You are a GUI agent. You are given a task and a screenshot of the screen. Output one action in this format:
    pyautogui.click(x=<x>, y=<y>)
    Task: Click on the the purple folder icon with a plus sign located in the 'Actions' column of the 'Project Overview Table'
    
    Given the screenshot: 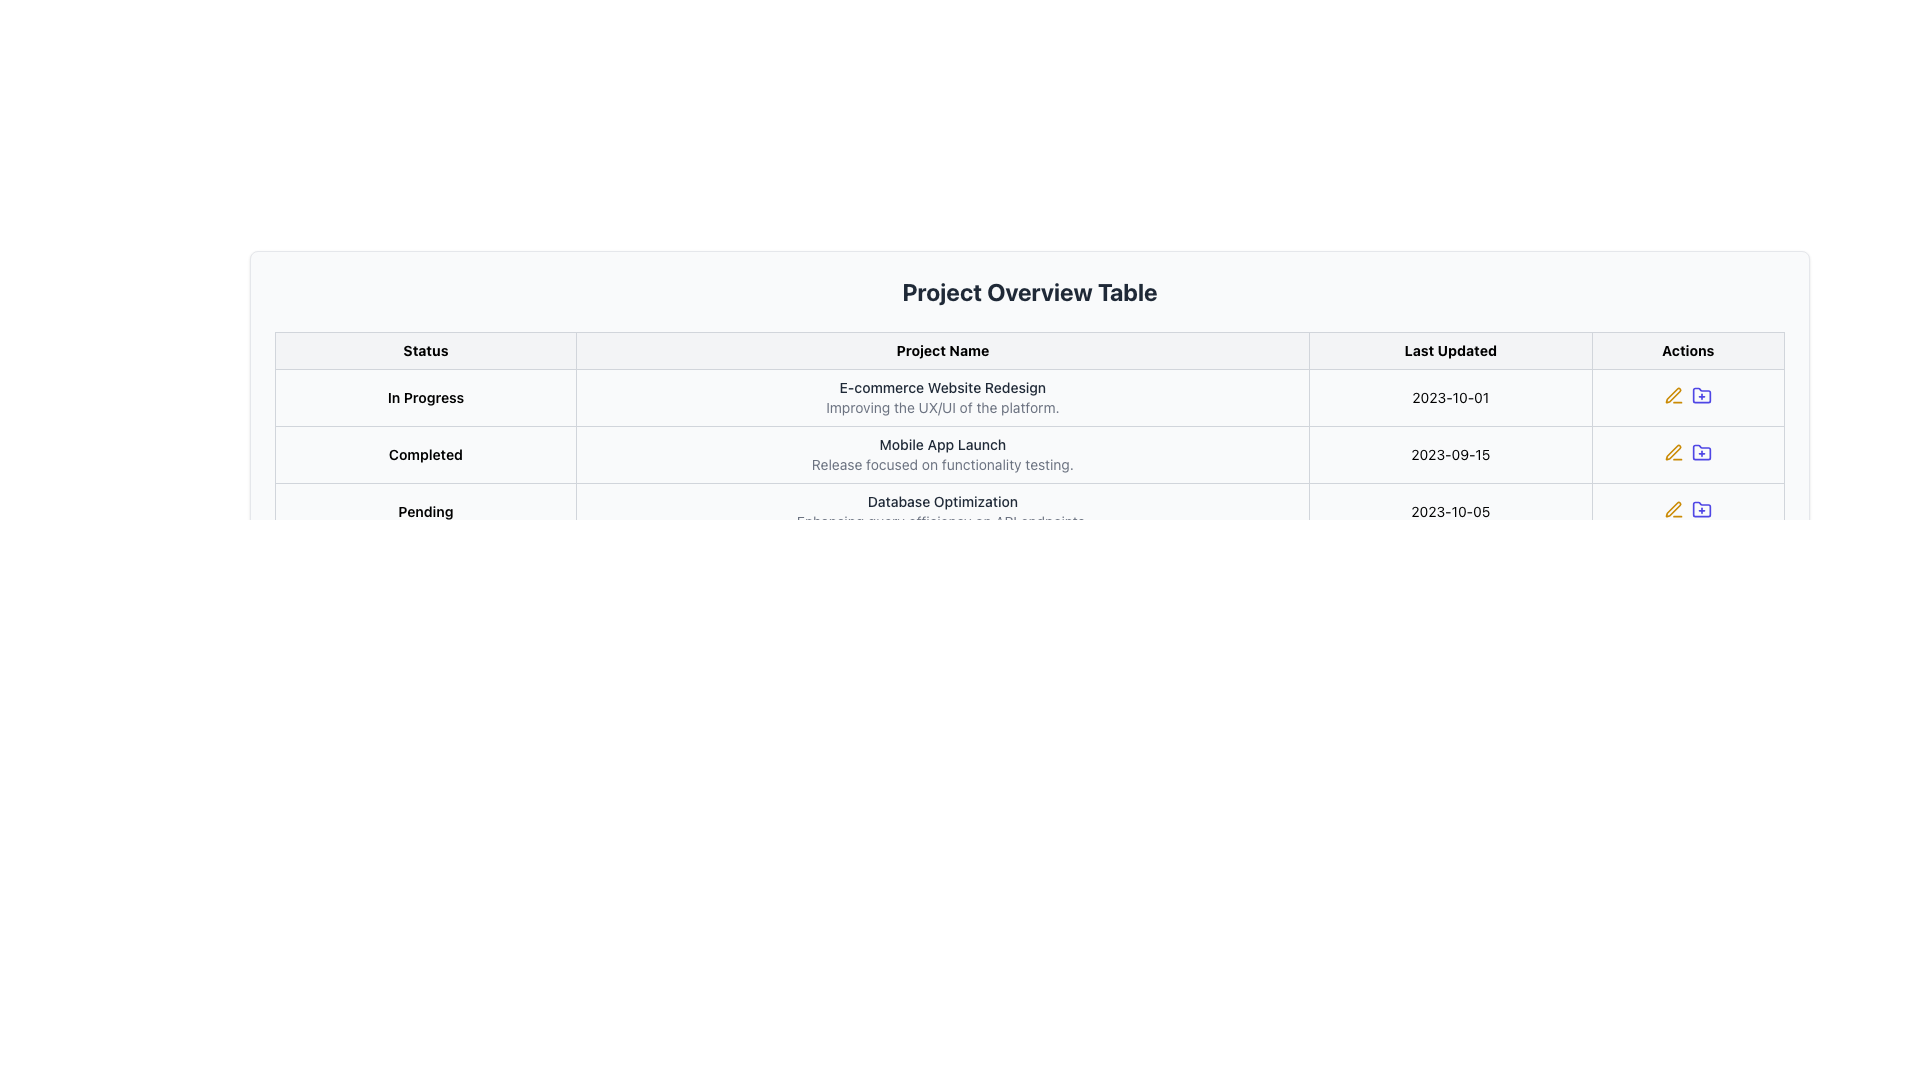 What is the action you would take?
    pyautogui.click(x=1701, y=395)
    